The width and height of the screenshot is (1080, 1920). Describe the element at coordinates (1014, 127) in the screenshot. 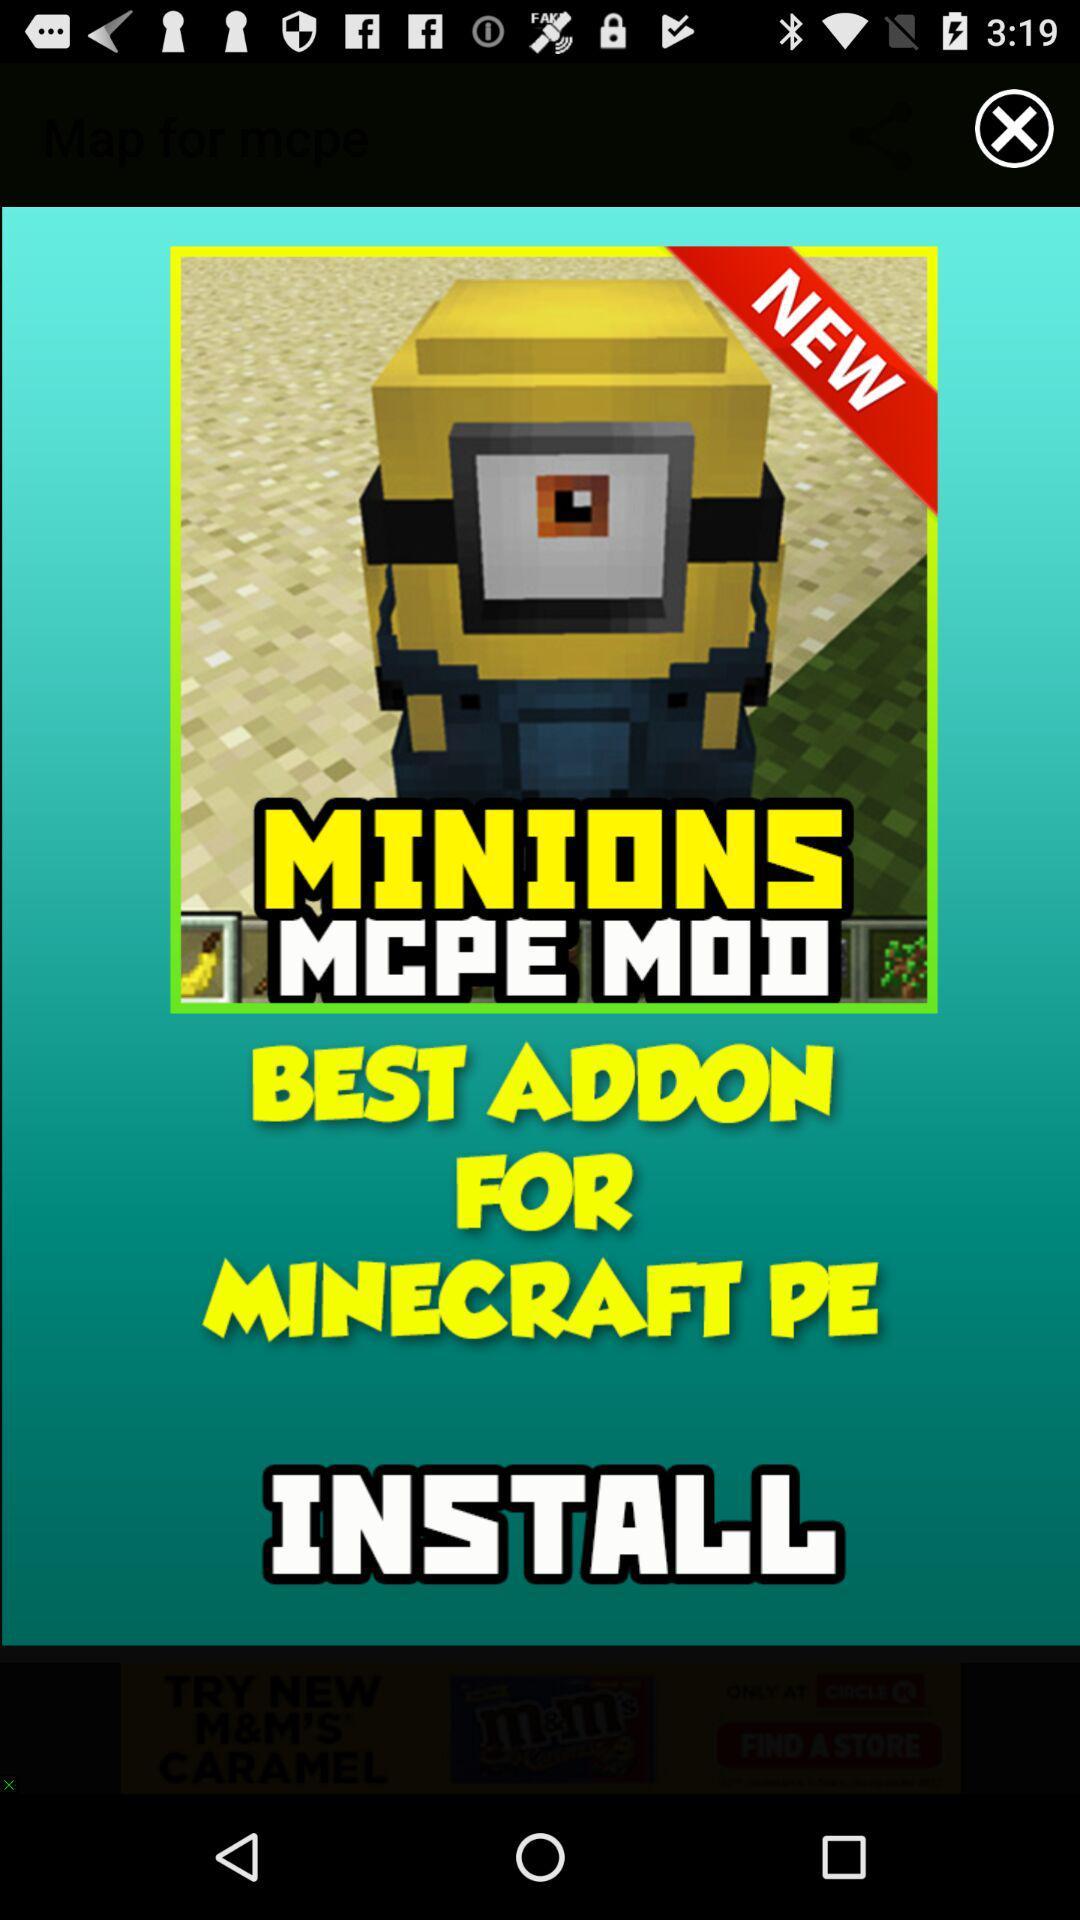

I see `the icon at the top right corner` at that location.